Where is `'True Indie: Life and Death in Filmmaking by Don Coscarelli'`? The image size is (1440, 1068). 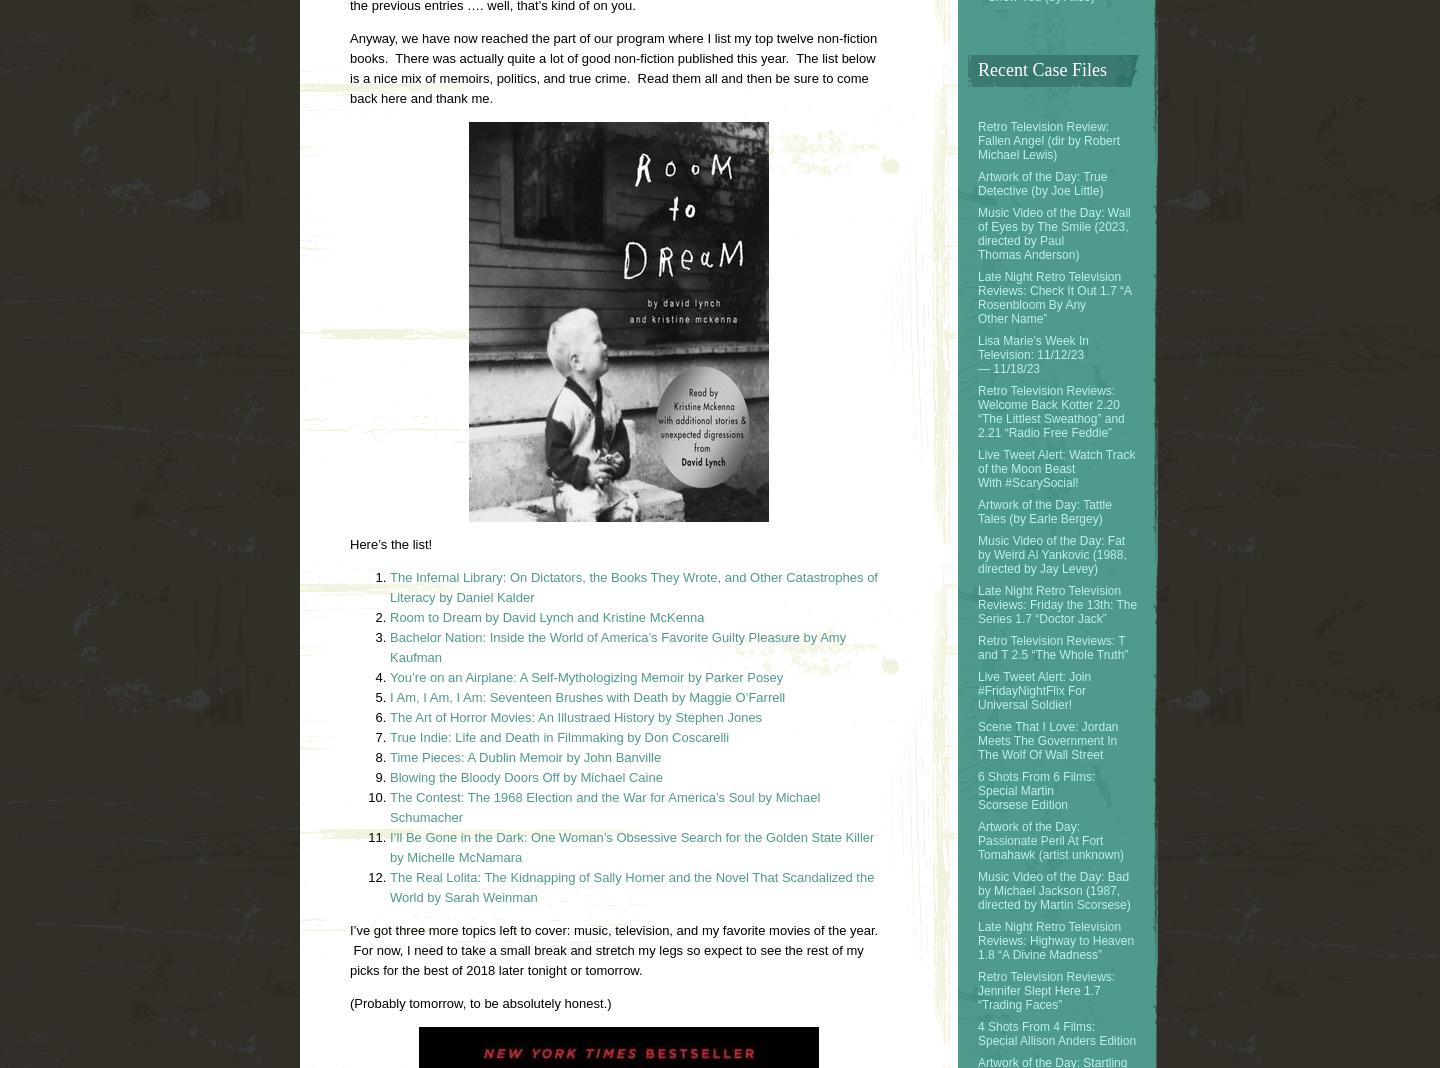
'True Indie: Life and Death in Filmmaking by Don Coscarelli' is located at coordinates (561, 737).